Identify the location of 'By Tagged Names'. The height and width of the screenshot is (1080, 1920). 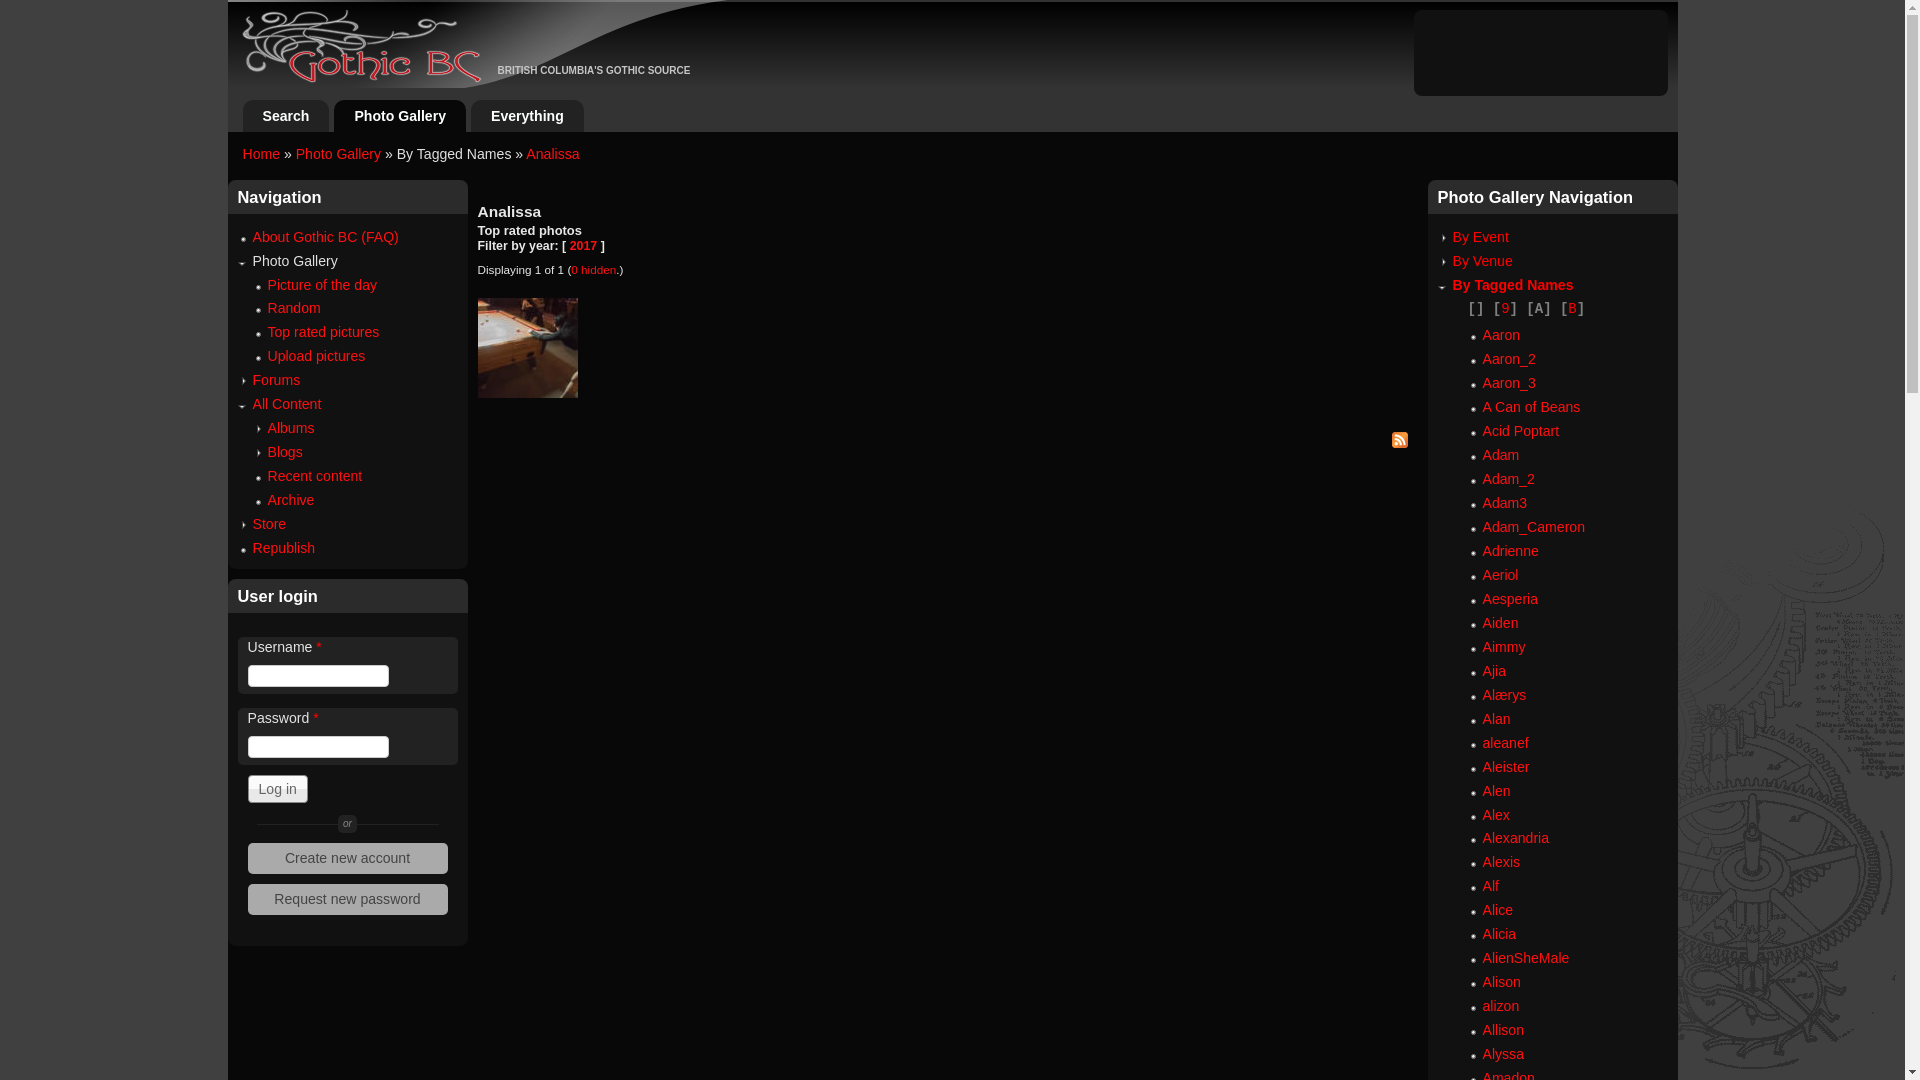
(1451, 285).